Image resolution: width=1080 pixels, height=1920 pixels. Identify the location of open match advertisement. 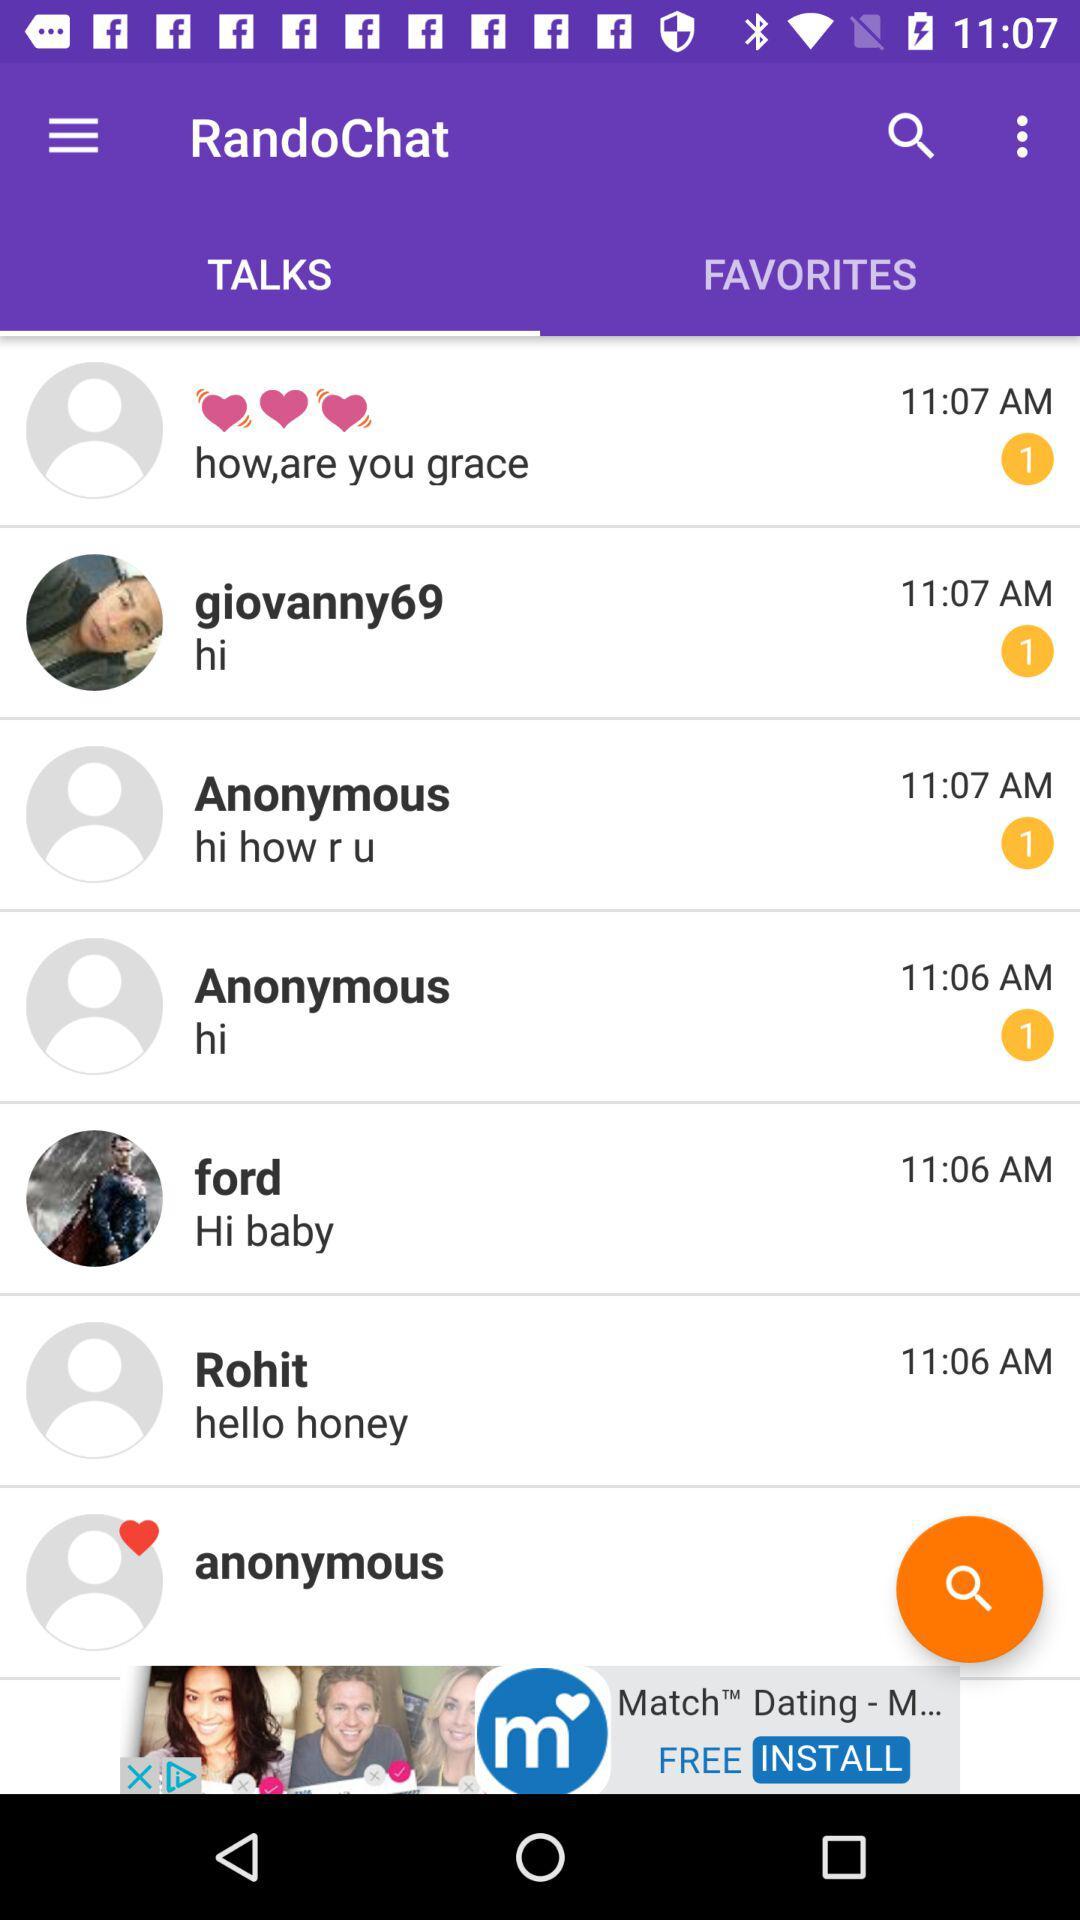
(540, 1727).